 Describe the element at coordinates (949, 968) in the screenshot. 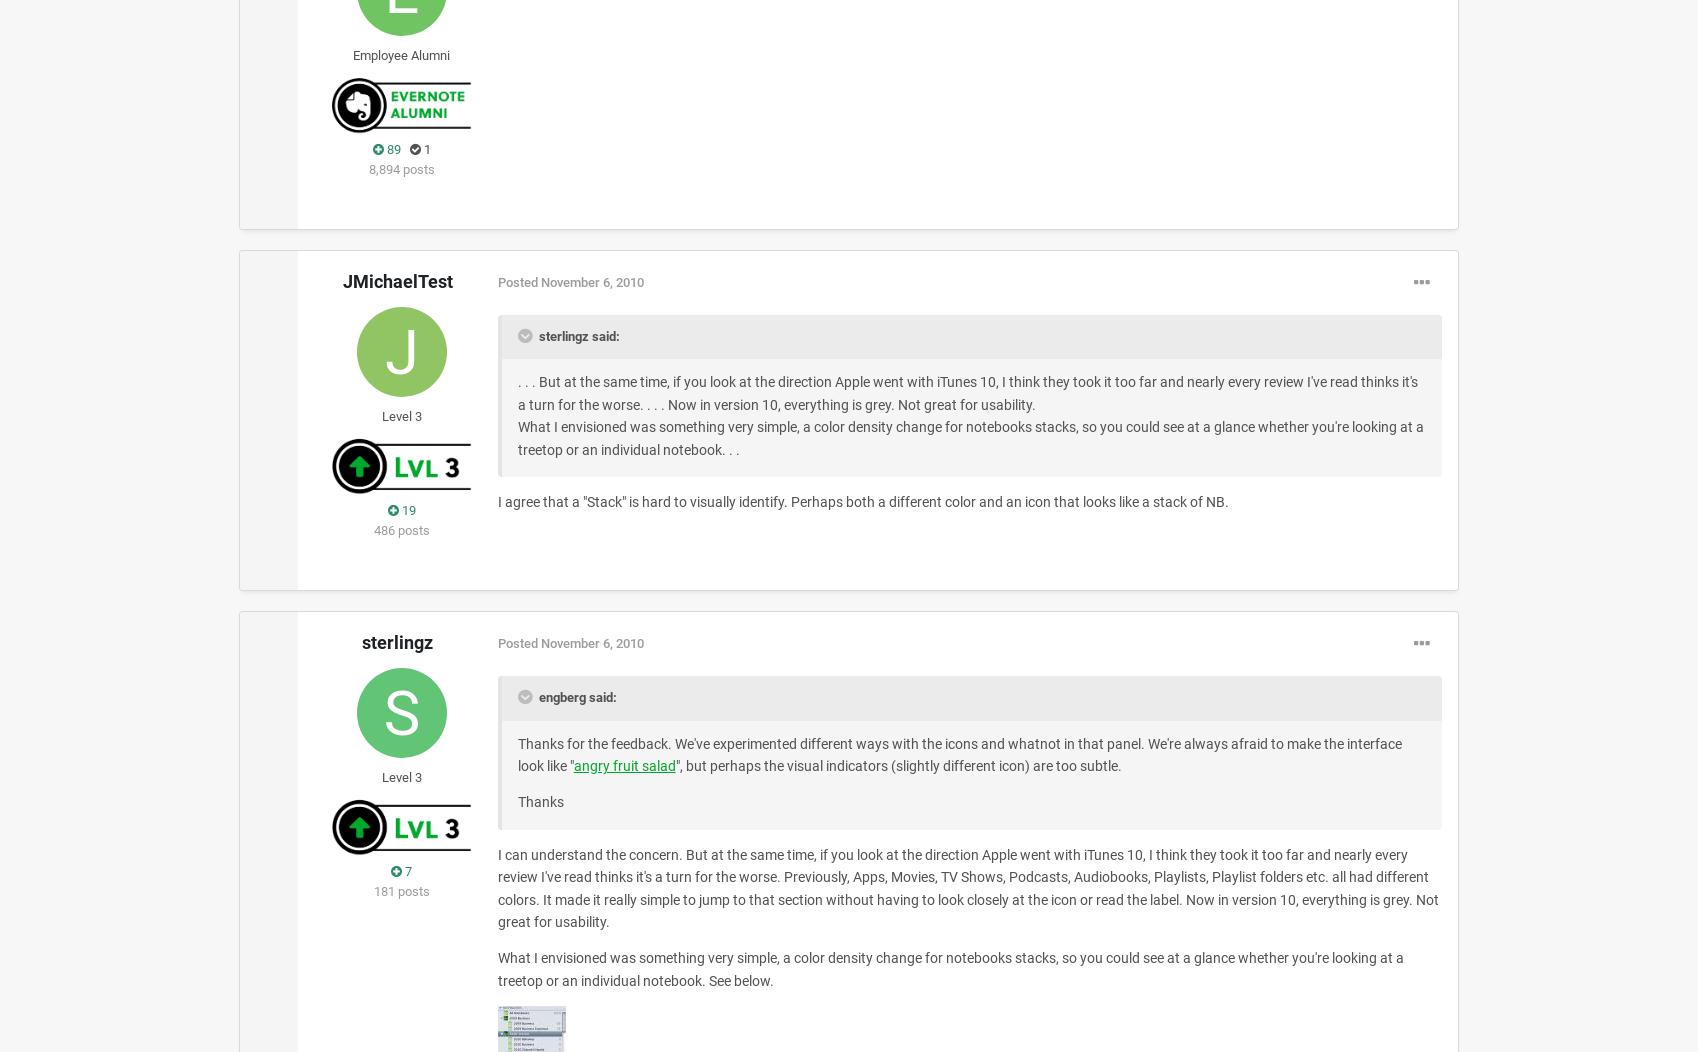

I see `'What I envisioned was something very simple, a color density change for notebooks stacks, so you could see at a glance whether you're looking at a treetop or an individual notebook. See below.'` at that location.